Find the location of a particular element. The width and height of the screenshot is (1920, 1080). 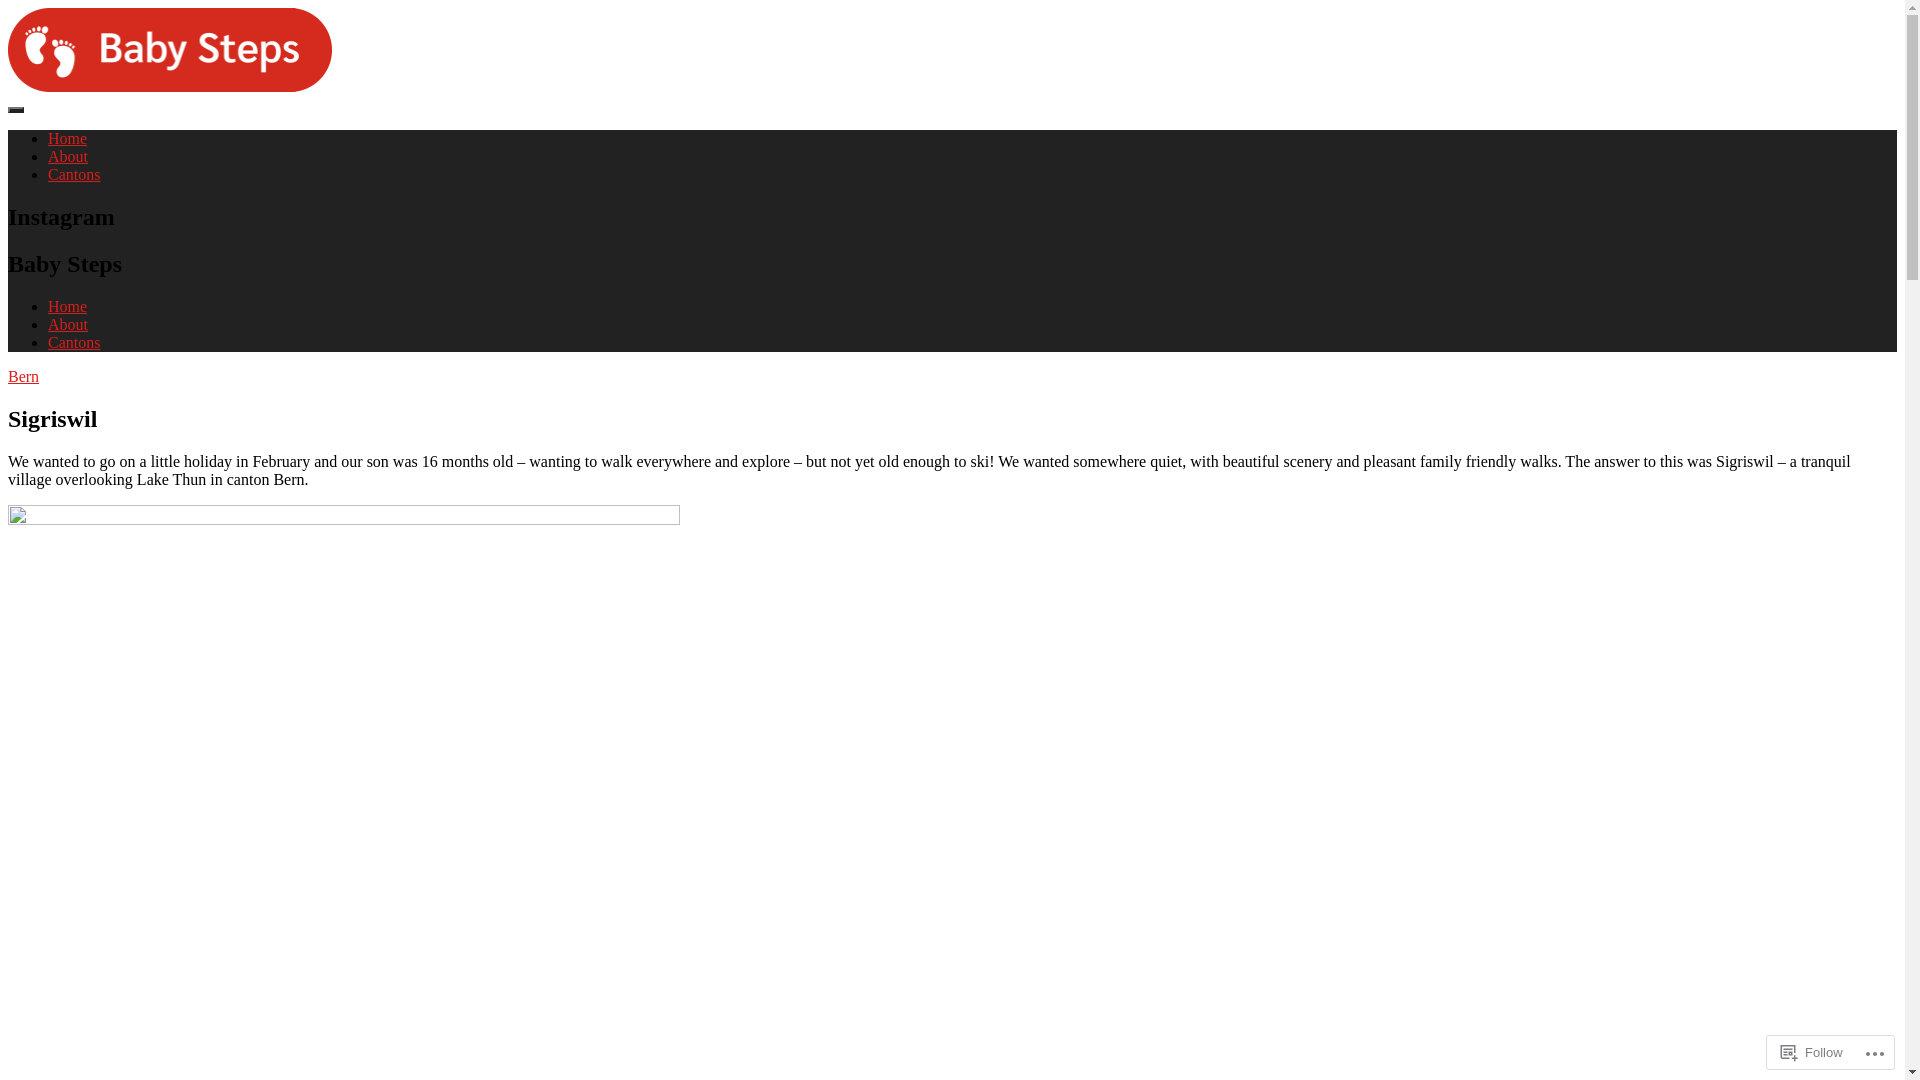

'Cantons' is located at coordinates (48, 341).